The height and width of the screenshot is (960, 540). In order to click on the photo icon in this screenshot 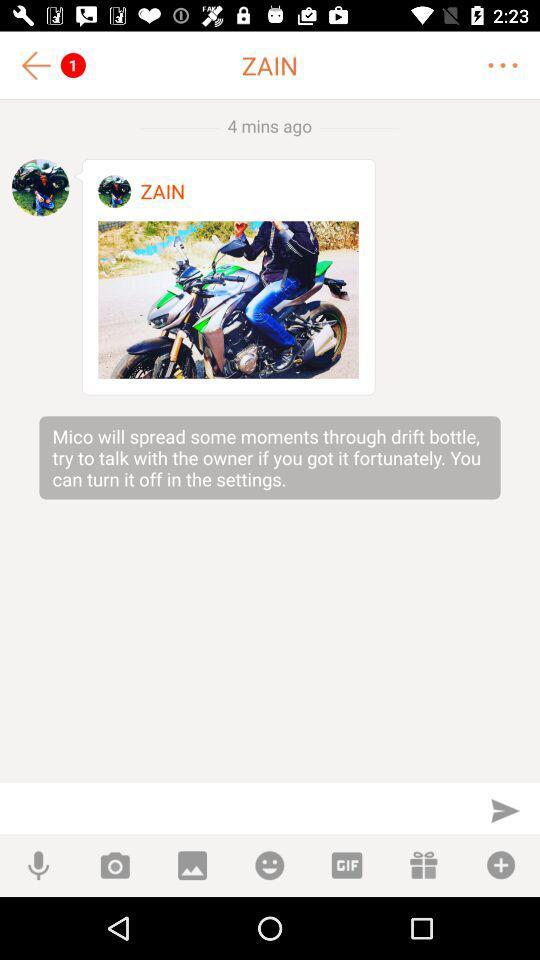, I will do `click(115, 864)`.